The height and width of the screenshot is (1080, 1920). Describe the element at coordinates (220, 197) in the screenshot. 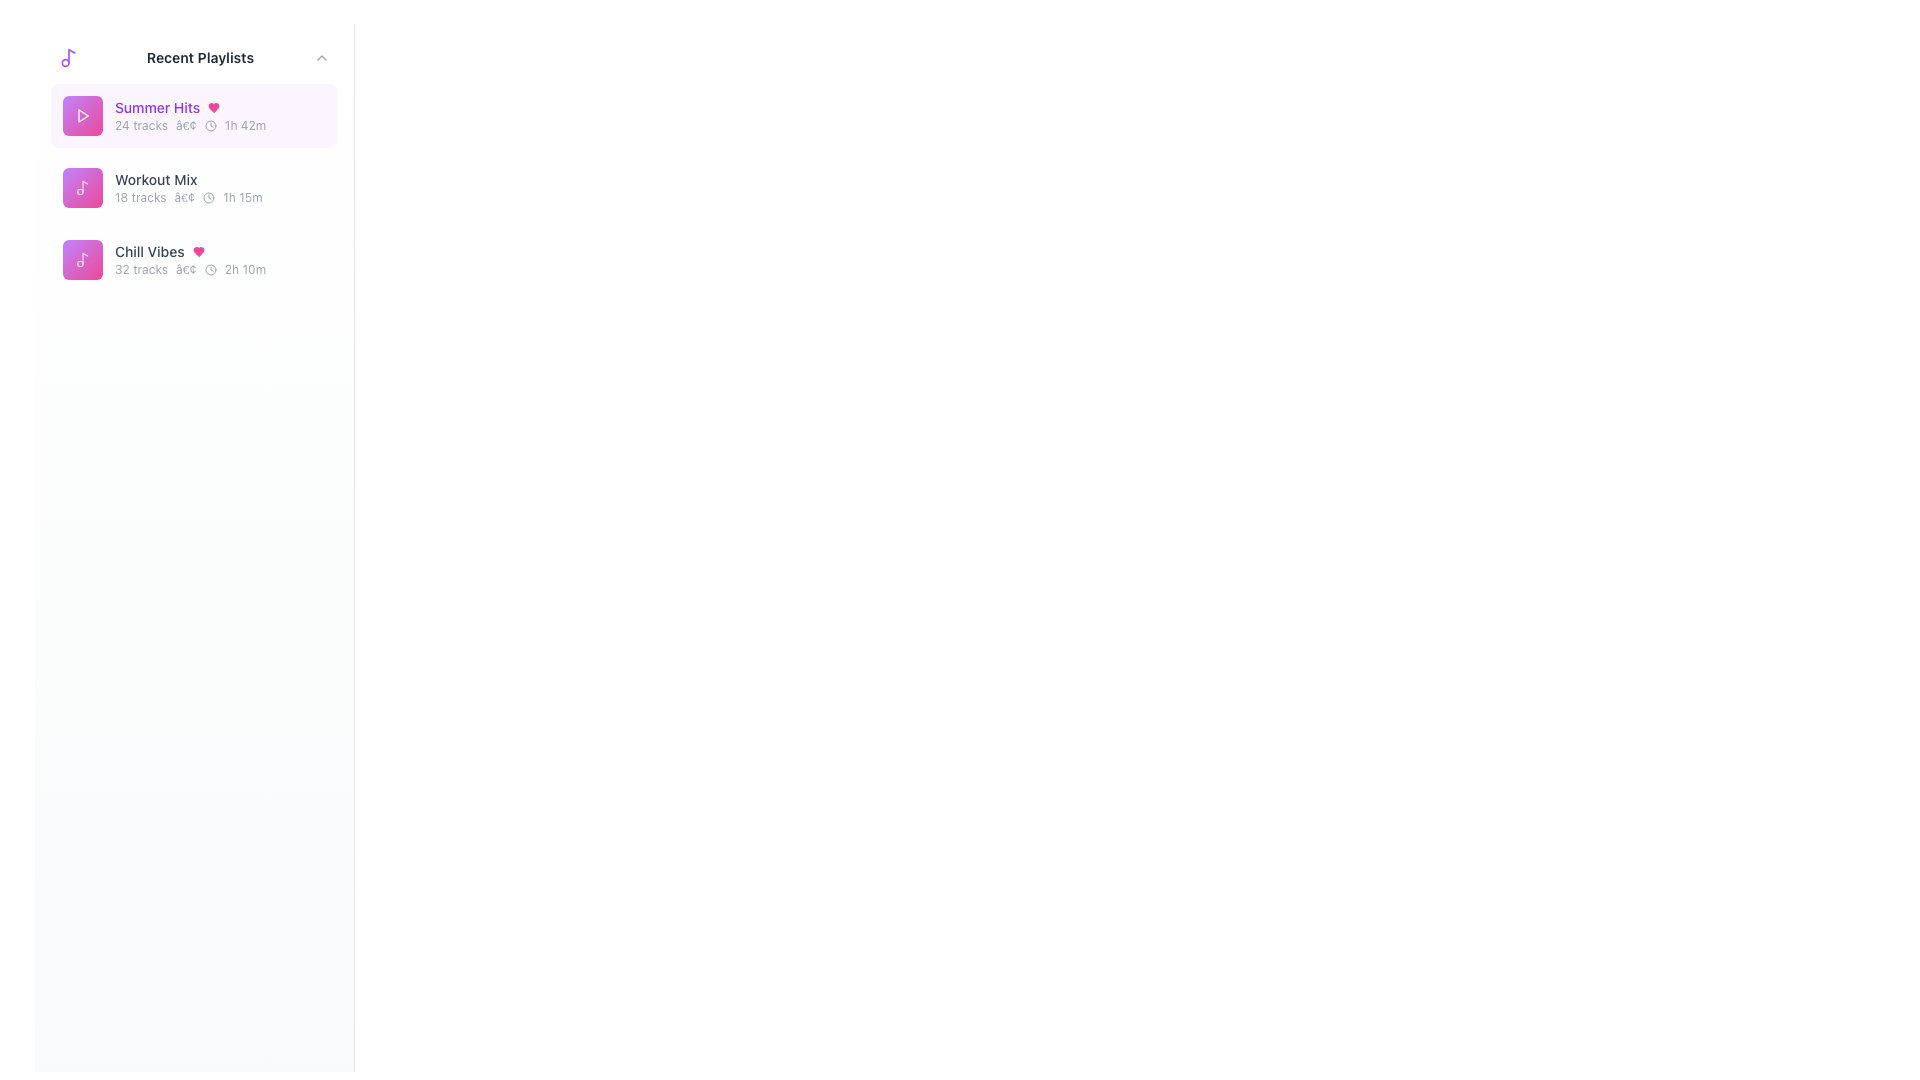

I see `information displayed in the text label with icon that shows '18 tracks • 1h 15m', located below the 'Workout Mix' header in the playlist` at that location.